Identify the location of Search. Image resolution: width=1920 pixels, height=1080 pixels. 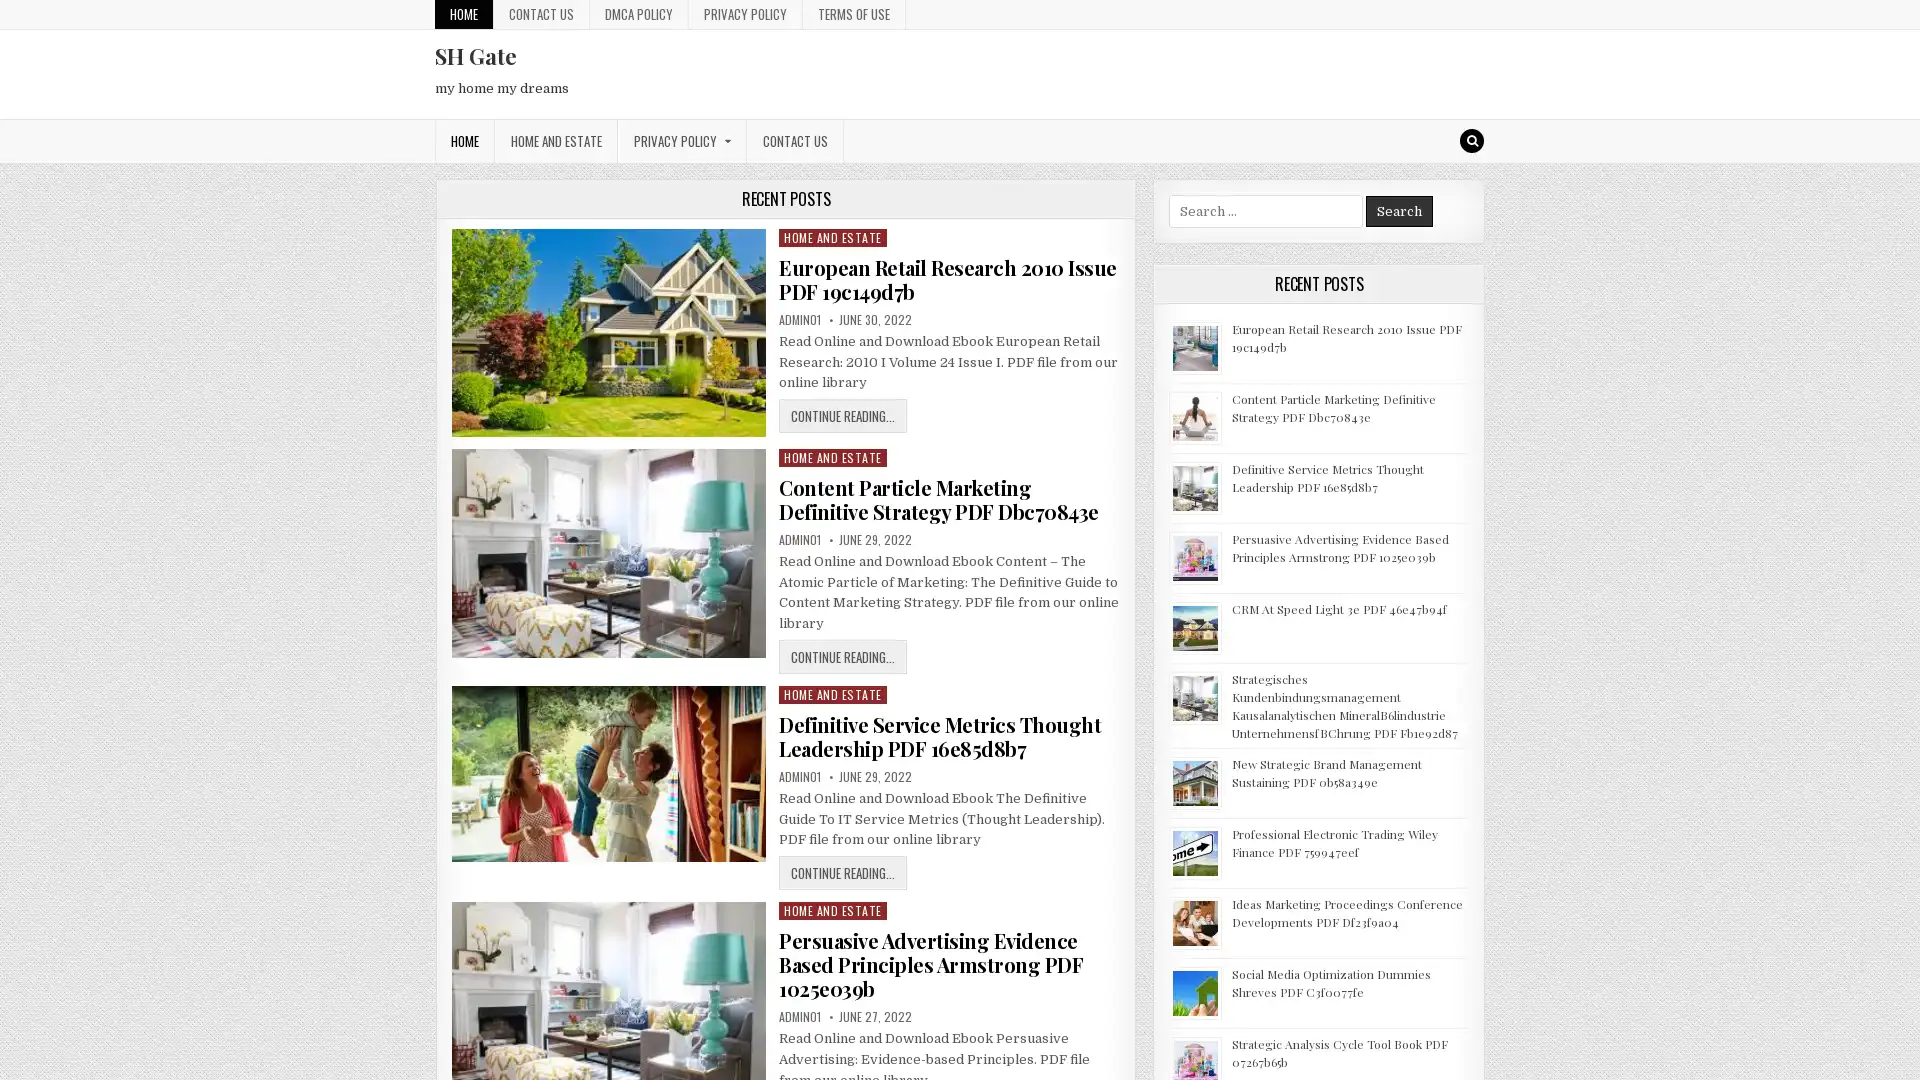
(1398, 211).